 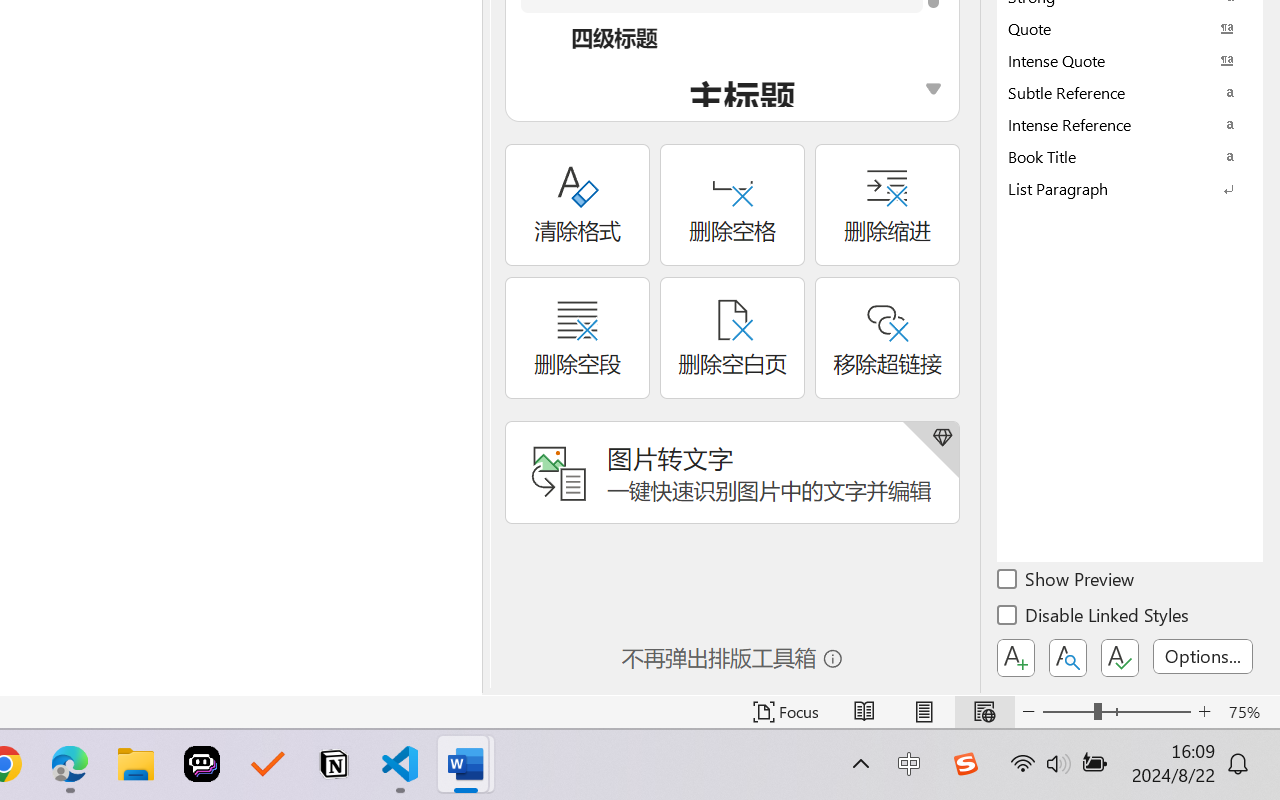 What do you see at coordinates (984, 711) in the screenshot?
I see `'Web Layout'` at bounding box center [984, 711].